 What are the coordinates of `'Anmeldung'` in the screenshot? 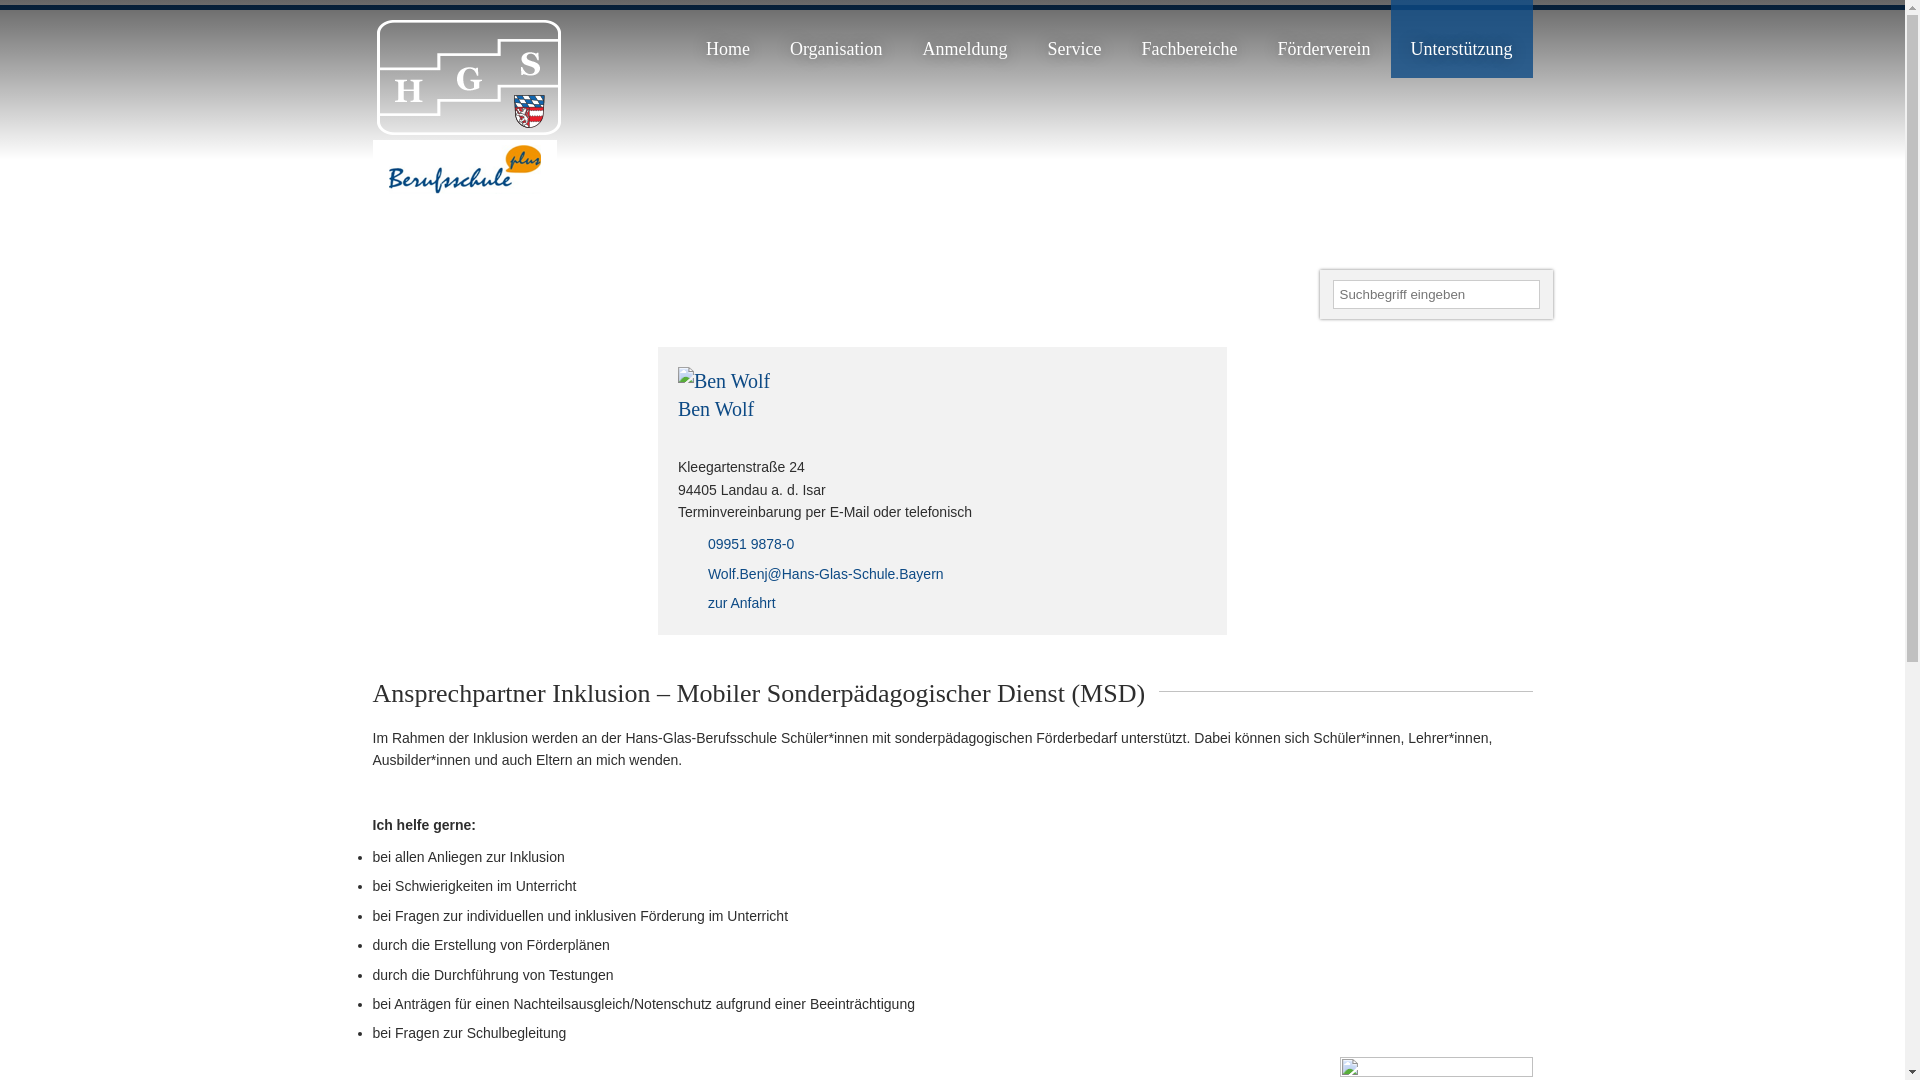 It's located at (965, 38).